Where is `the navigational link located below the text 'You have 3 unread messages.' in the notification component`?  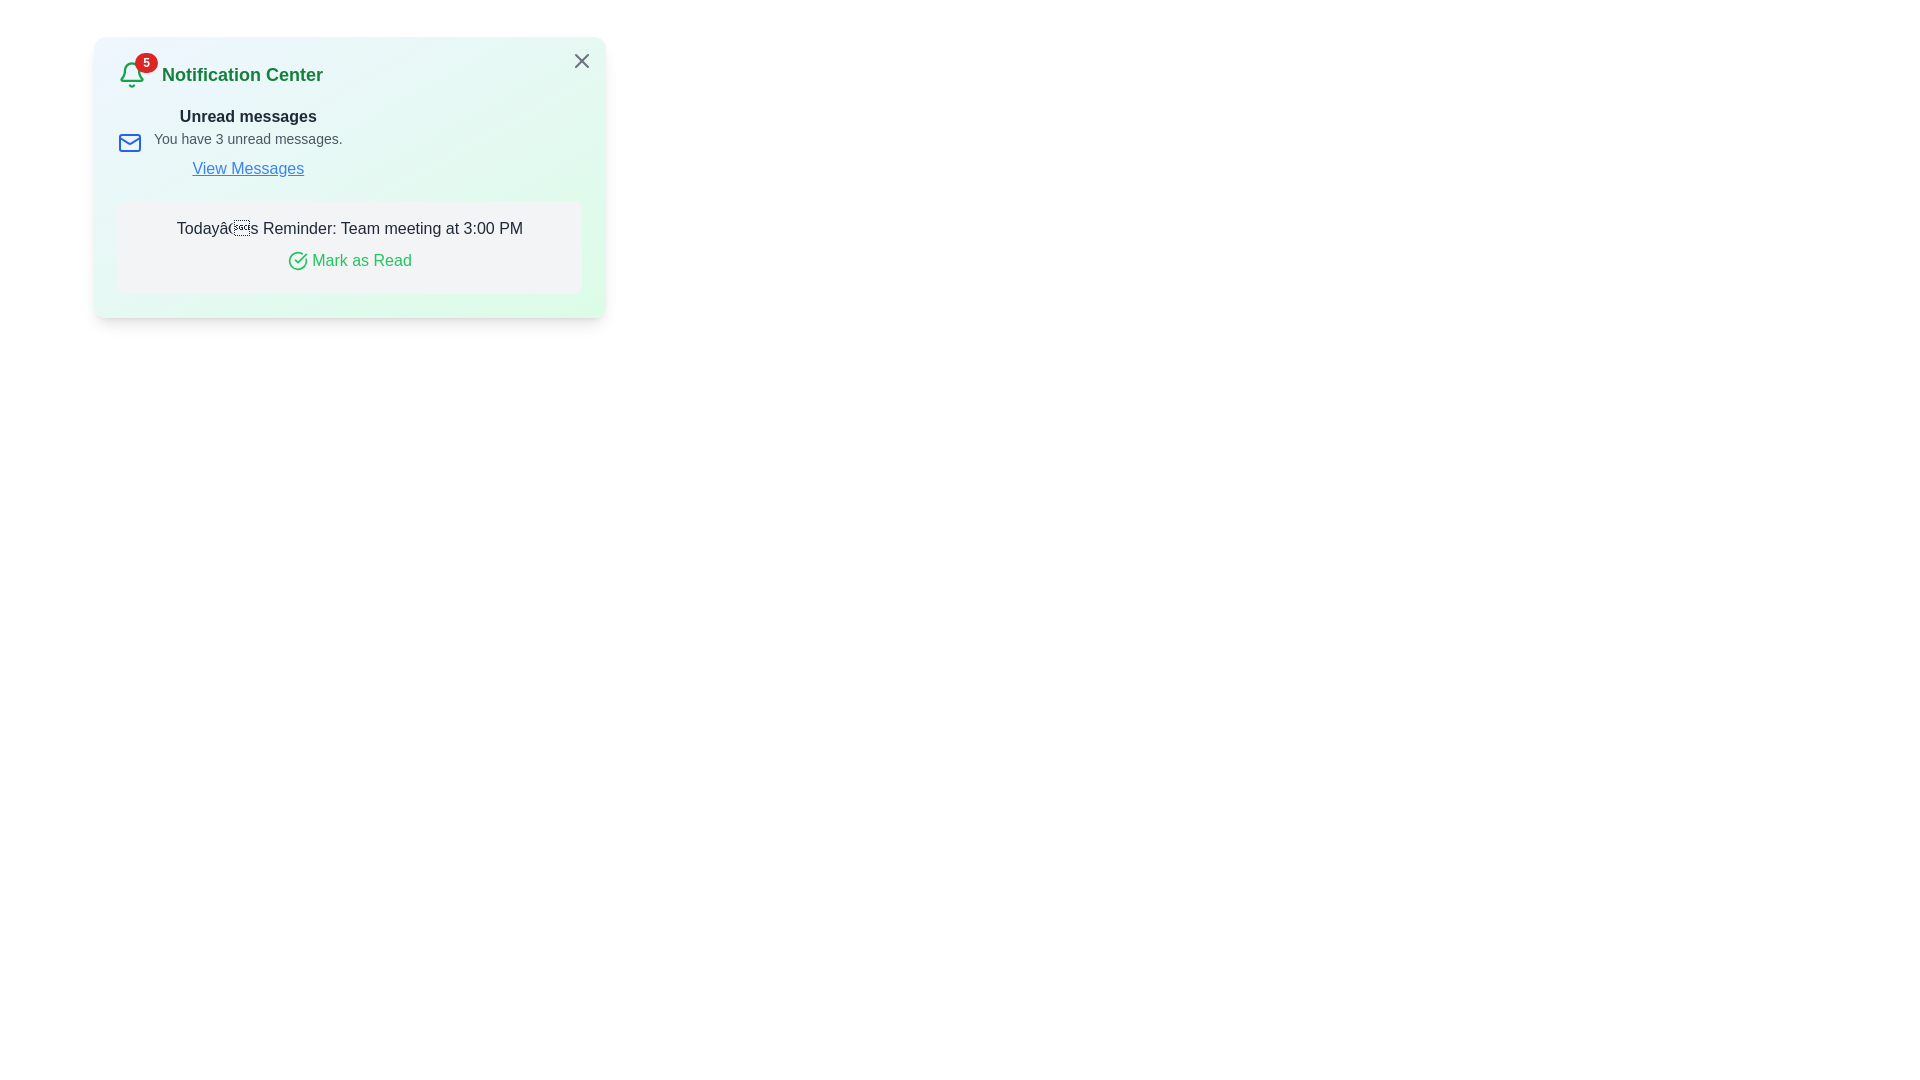
the navigational link located below the text 'You have 3 unread messages.' in the notification component is located at coordinates (247, 168).